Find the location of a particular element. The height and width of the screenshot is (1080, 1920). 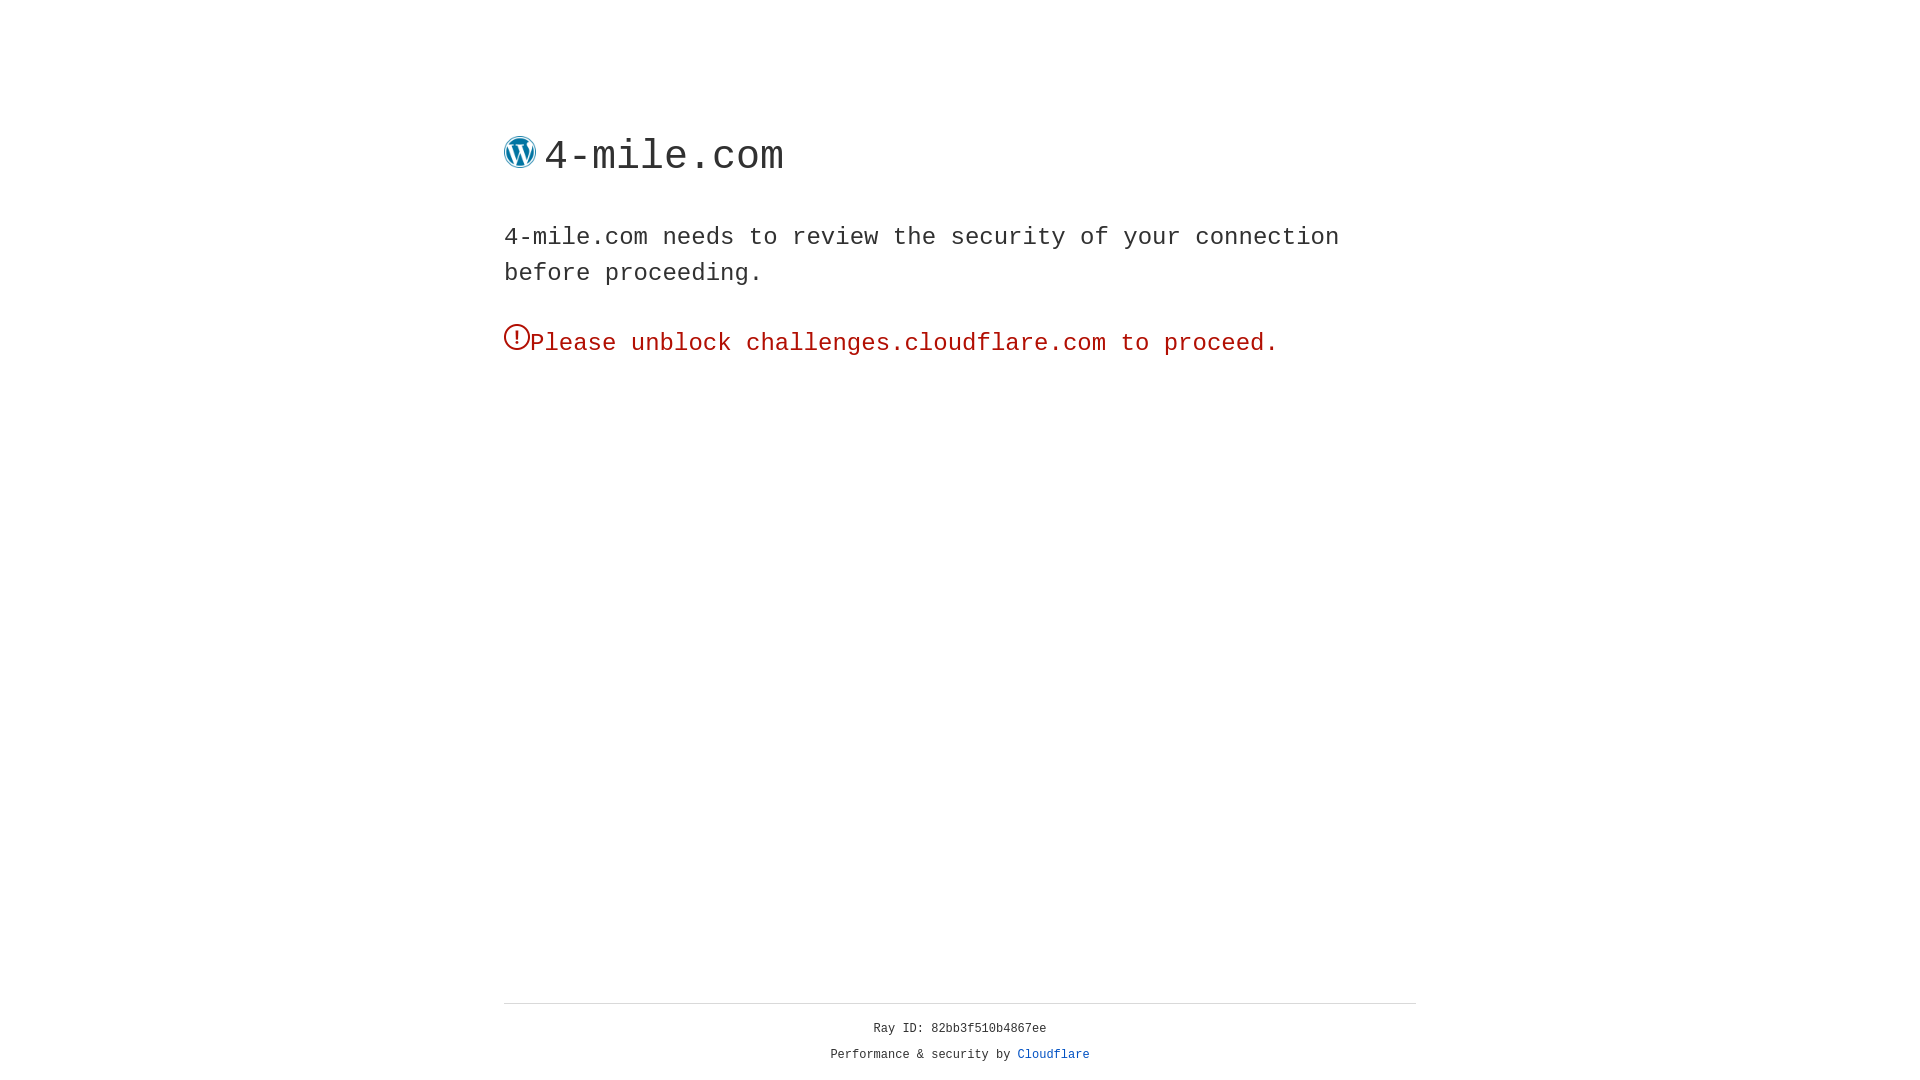

'Cloudflare' is located at coordinates (1017, 1054).